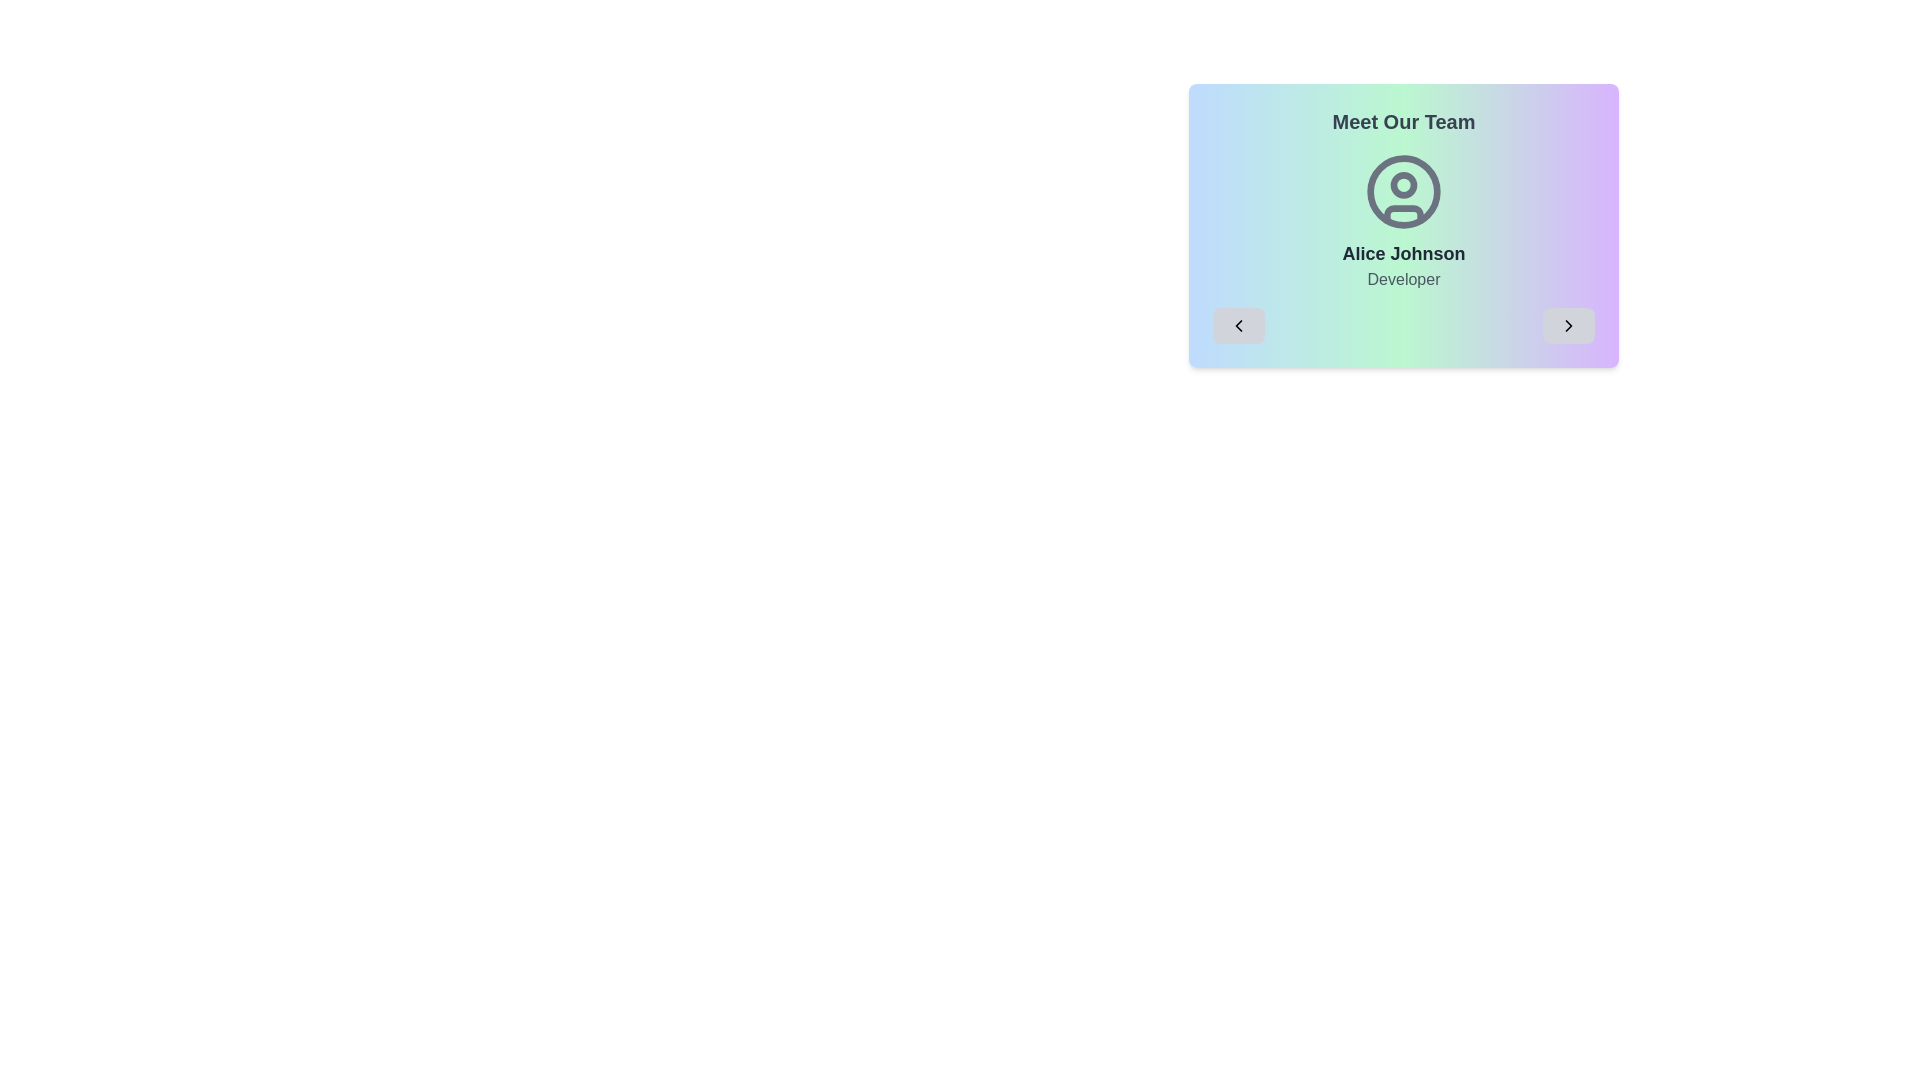 The image size is (1920, 1080). Describe the element at coordinates (1402, 185) in the screenshot. I see `the circular graphic element representing the face detail within the user avatar icon` at that location.